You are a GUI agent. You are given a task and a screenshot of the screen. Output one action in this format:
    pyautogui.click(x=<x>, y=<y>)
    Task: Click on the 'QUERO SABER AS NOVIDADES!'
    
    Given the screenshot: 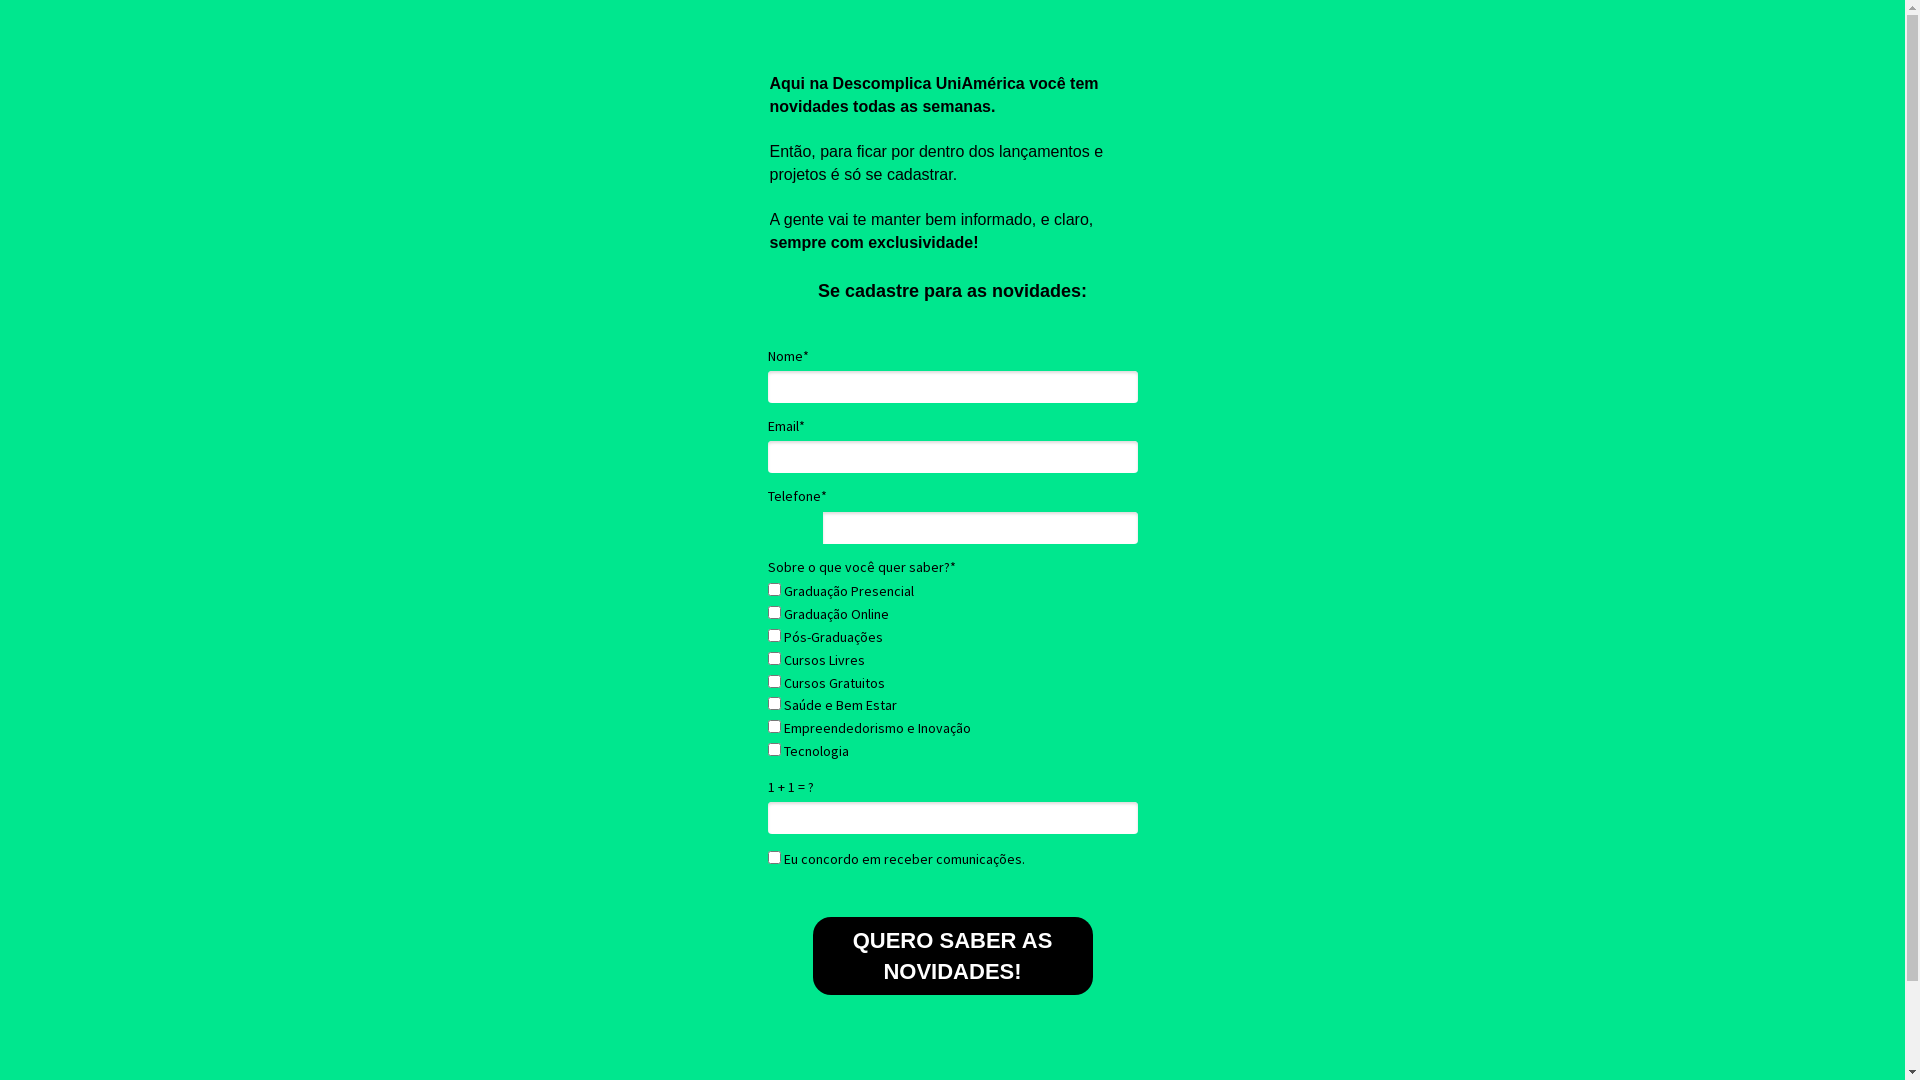 What is the action you would take?
    pyautogui.click(x=950, y=955)
    